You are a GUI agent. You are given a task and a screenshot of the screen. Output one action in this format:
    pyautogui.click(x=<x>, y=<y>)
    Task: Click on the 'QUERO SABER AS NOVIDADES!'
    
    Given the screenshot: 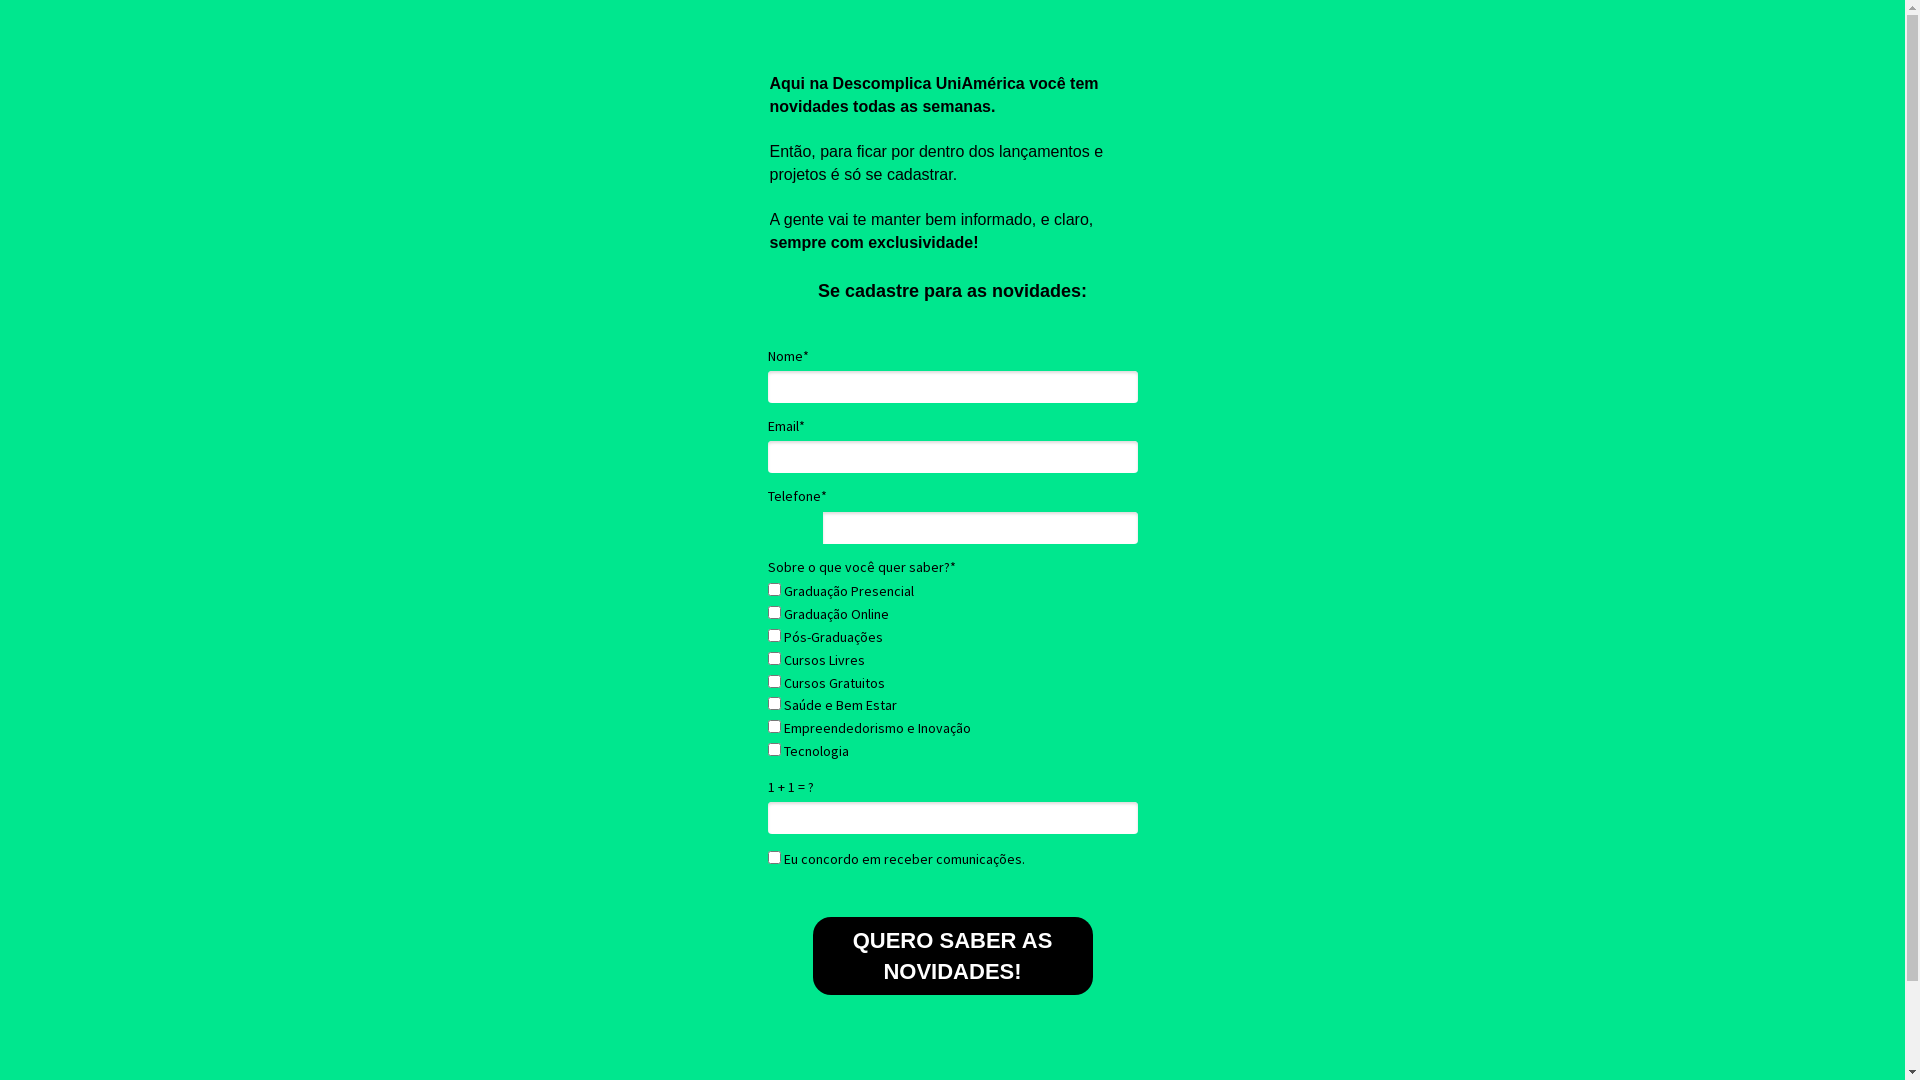 What is the action you would take?
    pyautogui.click(x=950, y=955)
    